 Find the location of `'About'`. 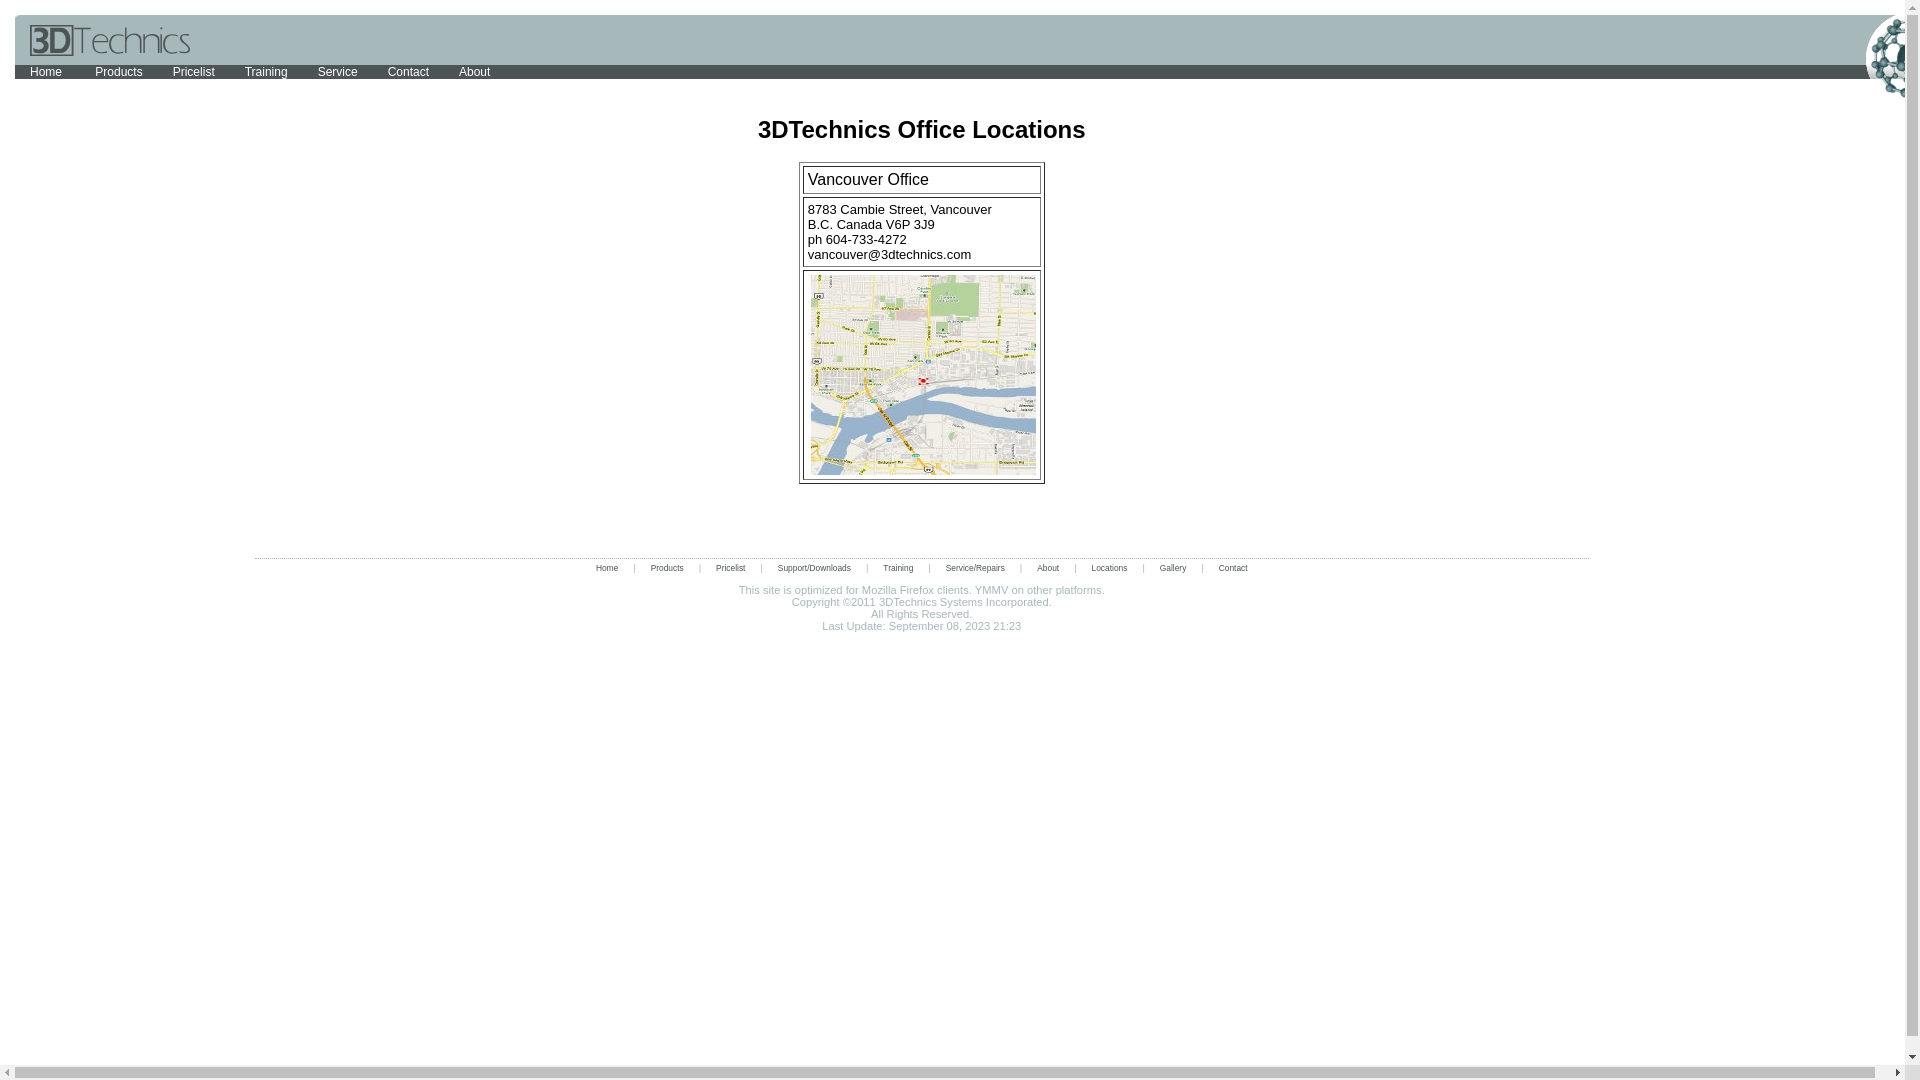

'About' is located at coordinates (473, 71).